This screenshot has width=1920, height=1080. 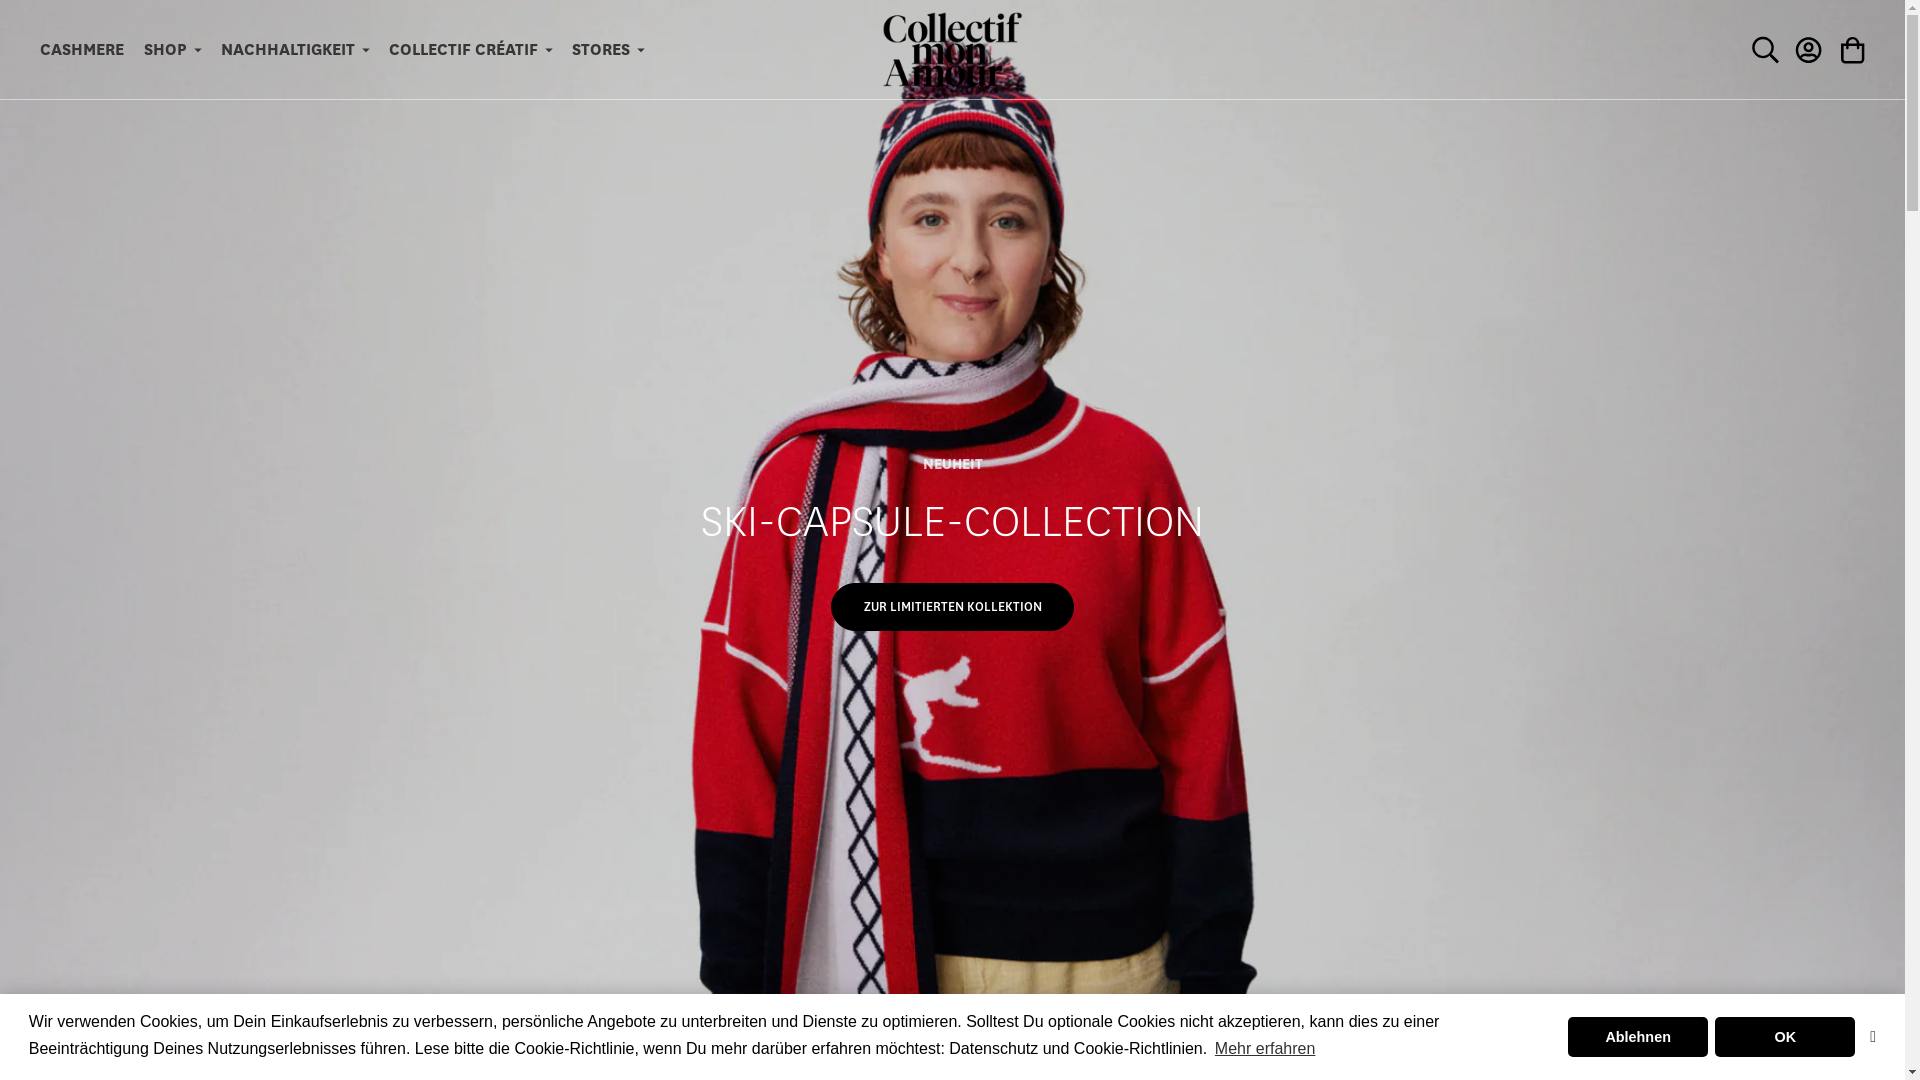 What do you see at coordinates (80, 49) in the screenshot?
I see `'CASHMERE'` at bounding box center [80, 49].